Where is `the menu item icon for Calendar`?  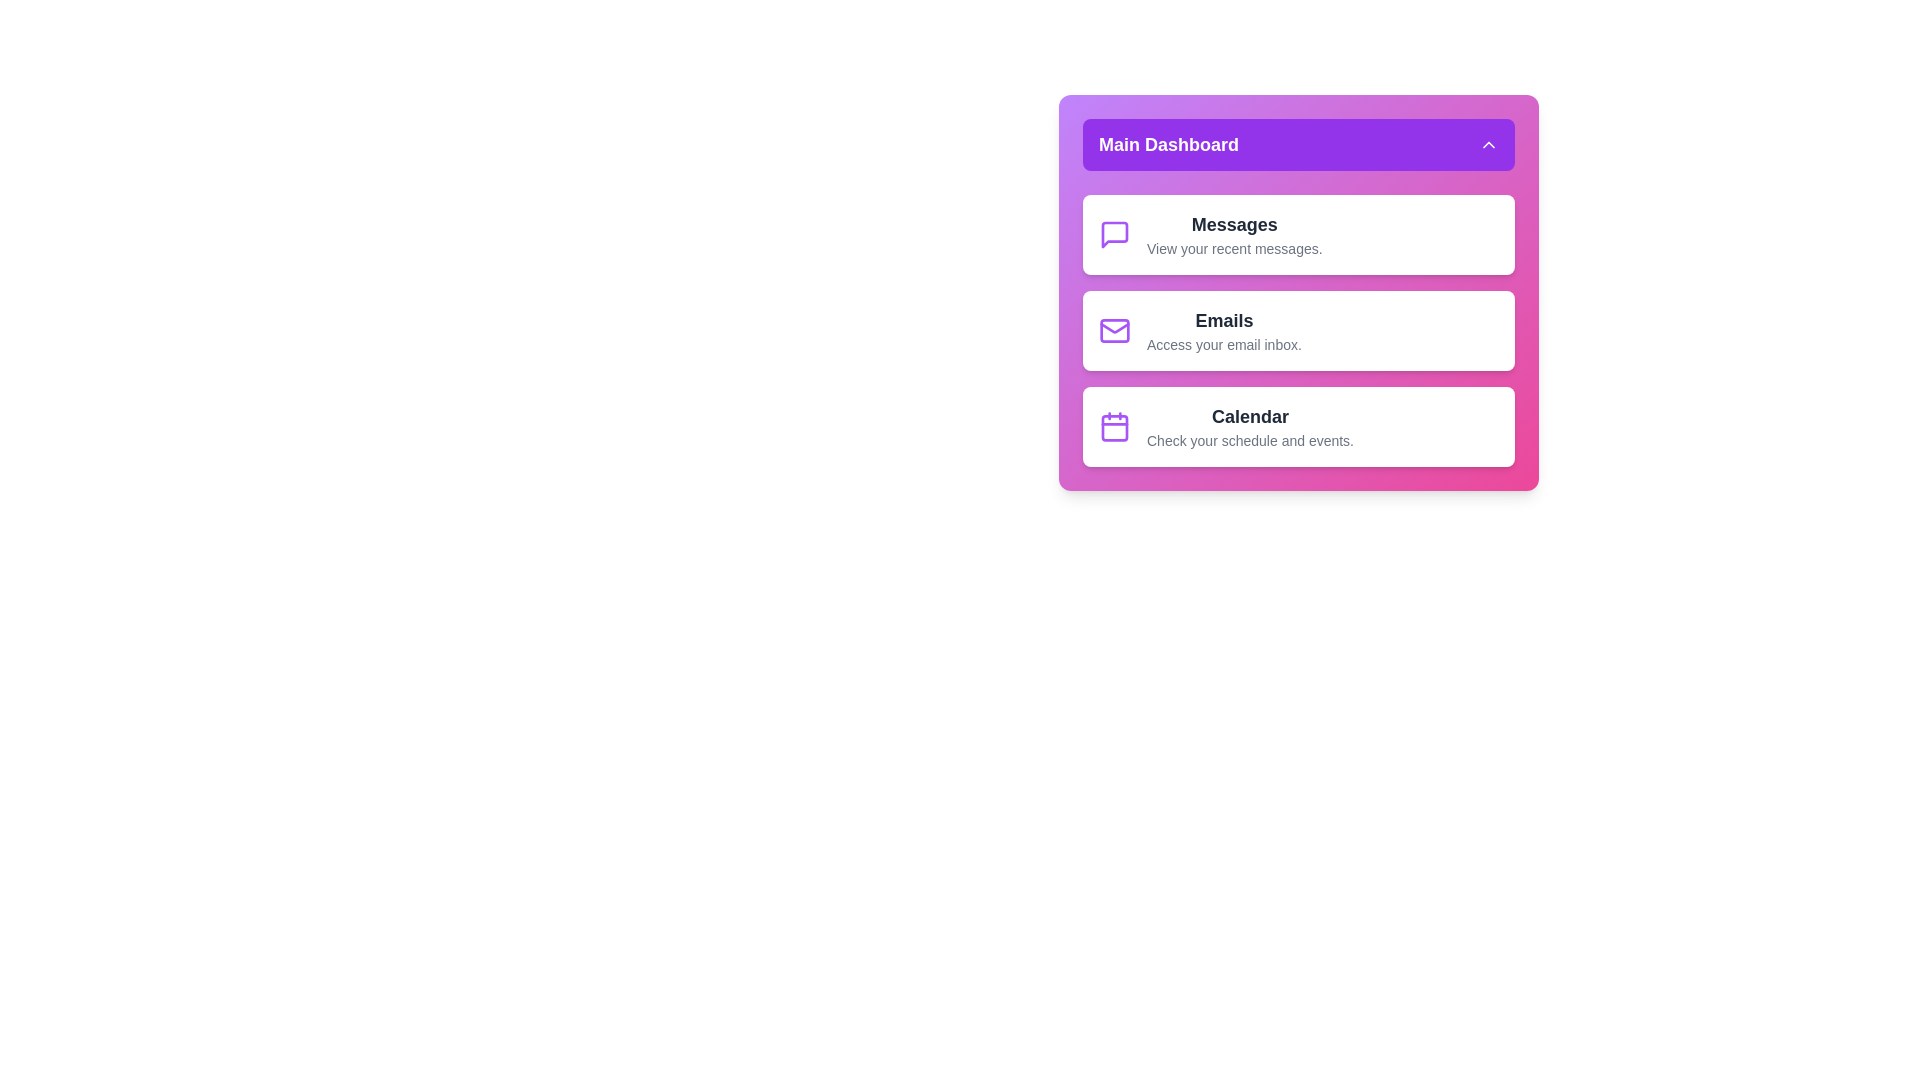
the menu item icon for Calendar is located at coordinates (1113, 426).